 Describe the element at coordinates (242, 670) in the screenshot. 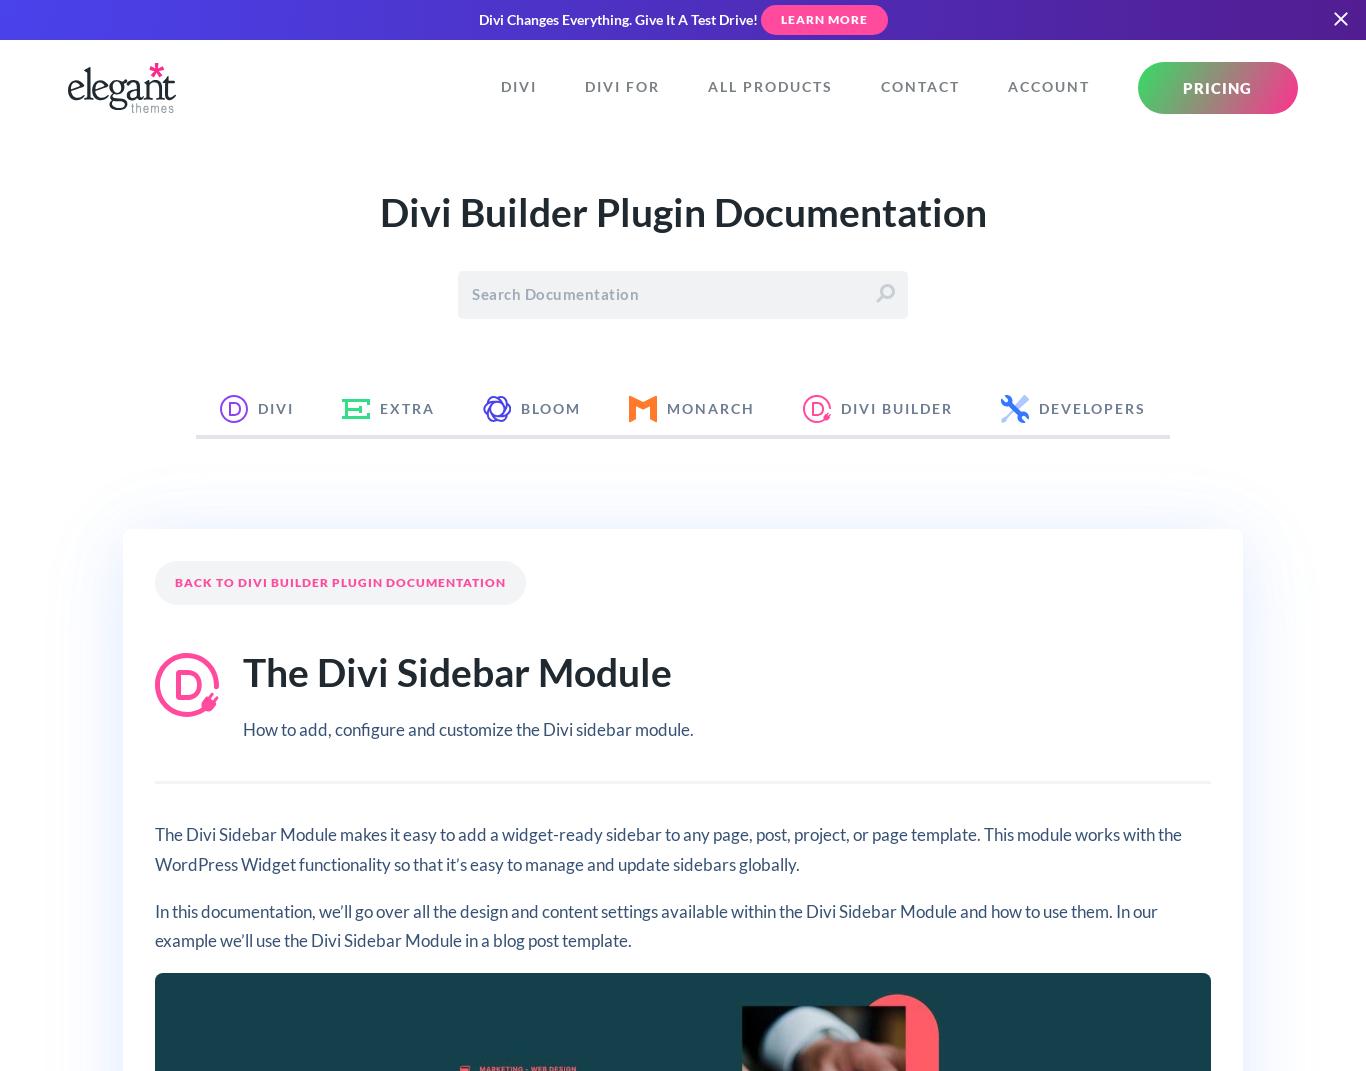

I see `'The Divi Sidebar Module'` at that location.